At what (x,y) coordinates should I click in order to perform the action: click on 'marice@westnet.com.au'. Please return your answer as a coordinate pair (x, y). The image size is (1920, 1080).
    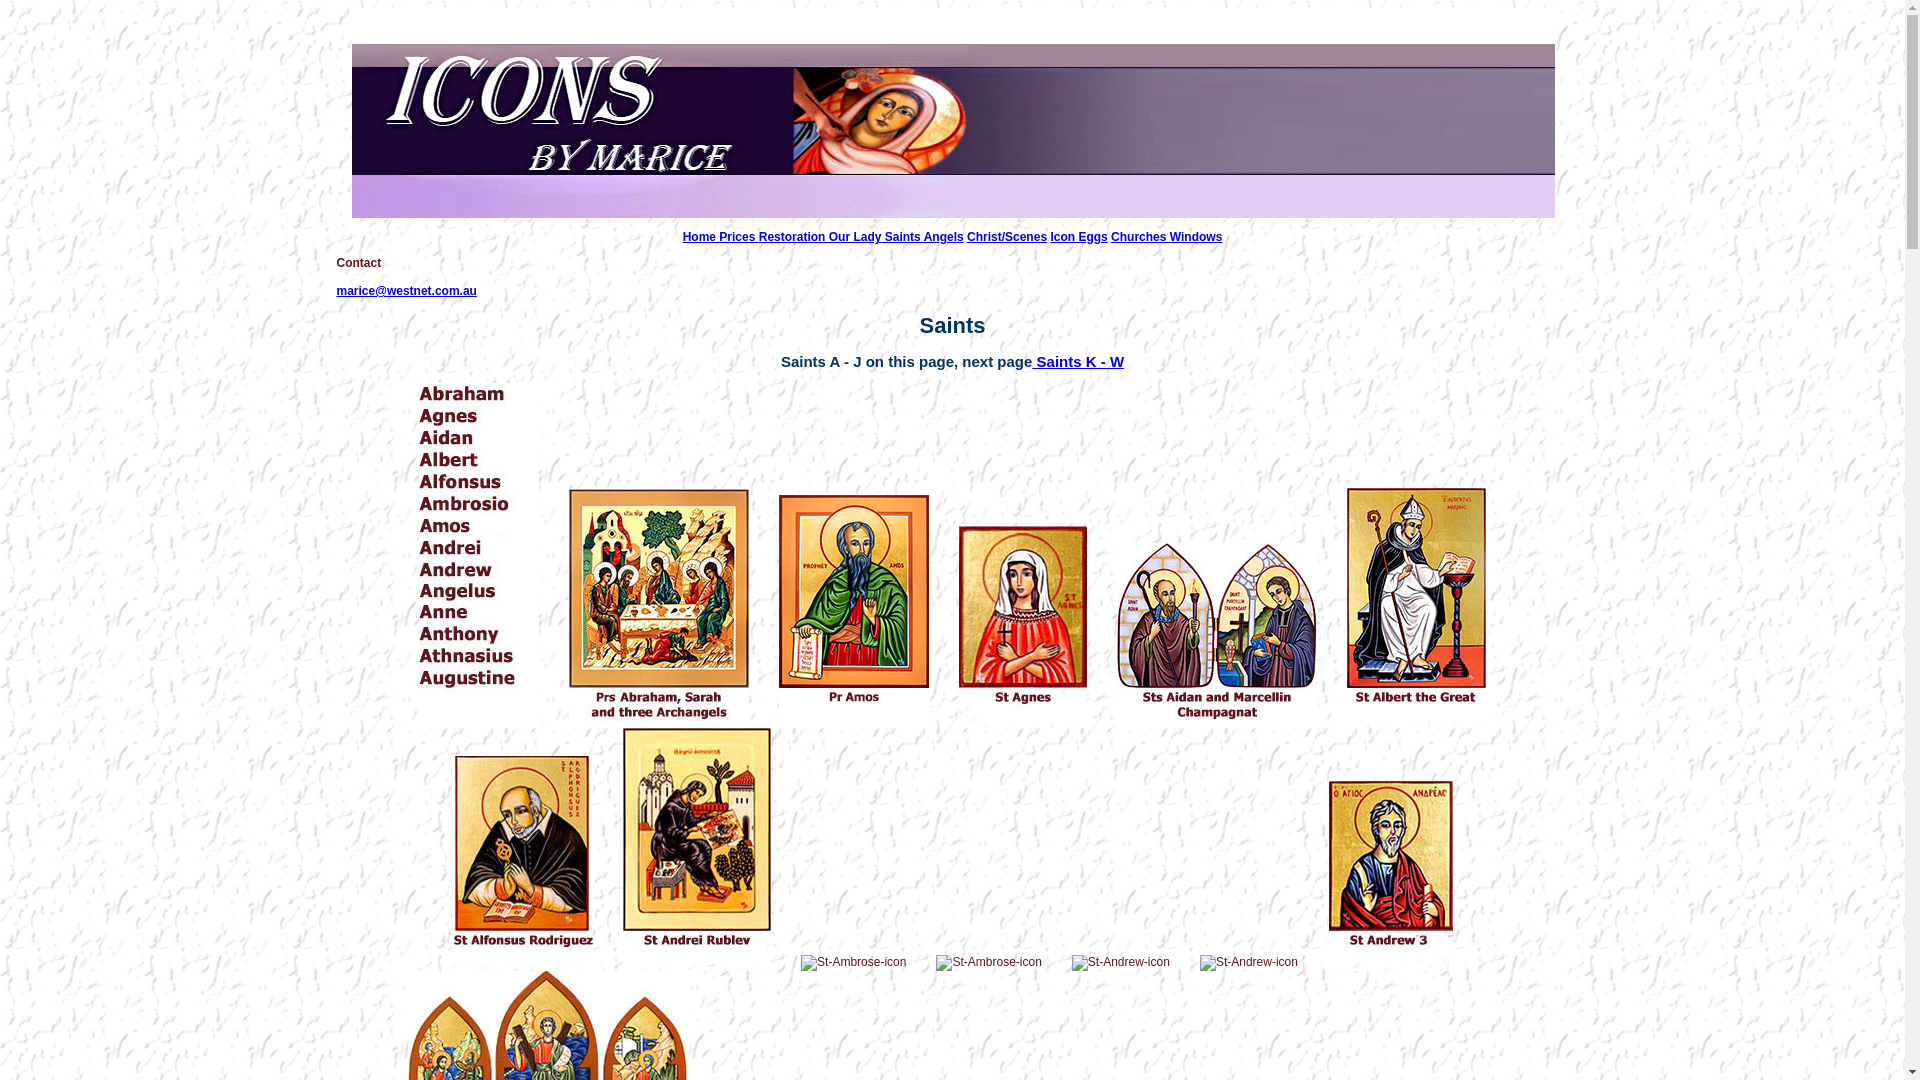
    Looking at the image, I should click on (336, 290).